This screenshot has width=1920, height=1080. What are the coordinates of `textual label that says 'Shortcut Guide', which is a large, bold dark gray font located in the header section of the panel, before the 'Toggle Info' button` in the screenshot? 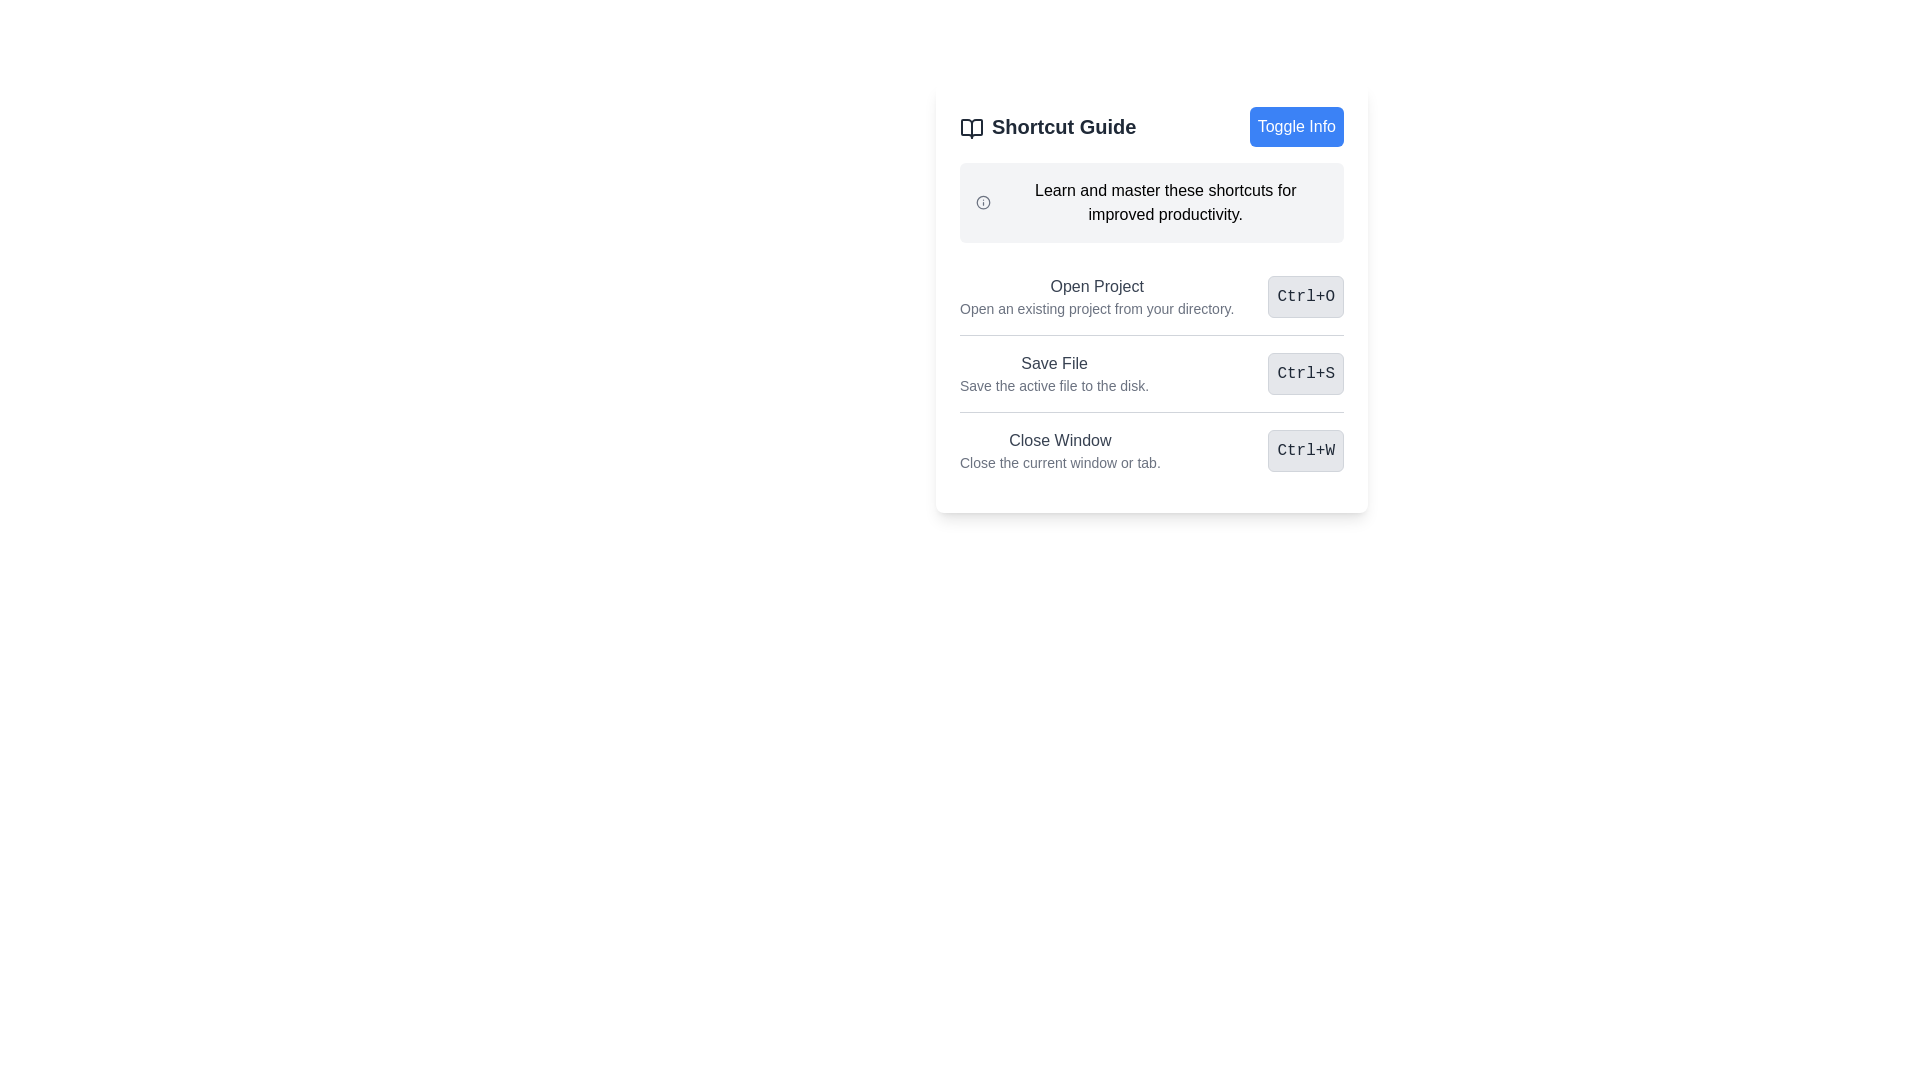 It's located at (1047, 127).